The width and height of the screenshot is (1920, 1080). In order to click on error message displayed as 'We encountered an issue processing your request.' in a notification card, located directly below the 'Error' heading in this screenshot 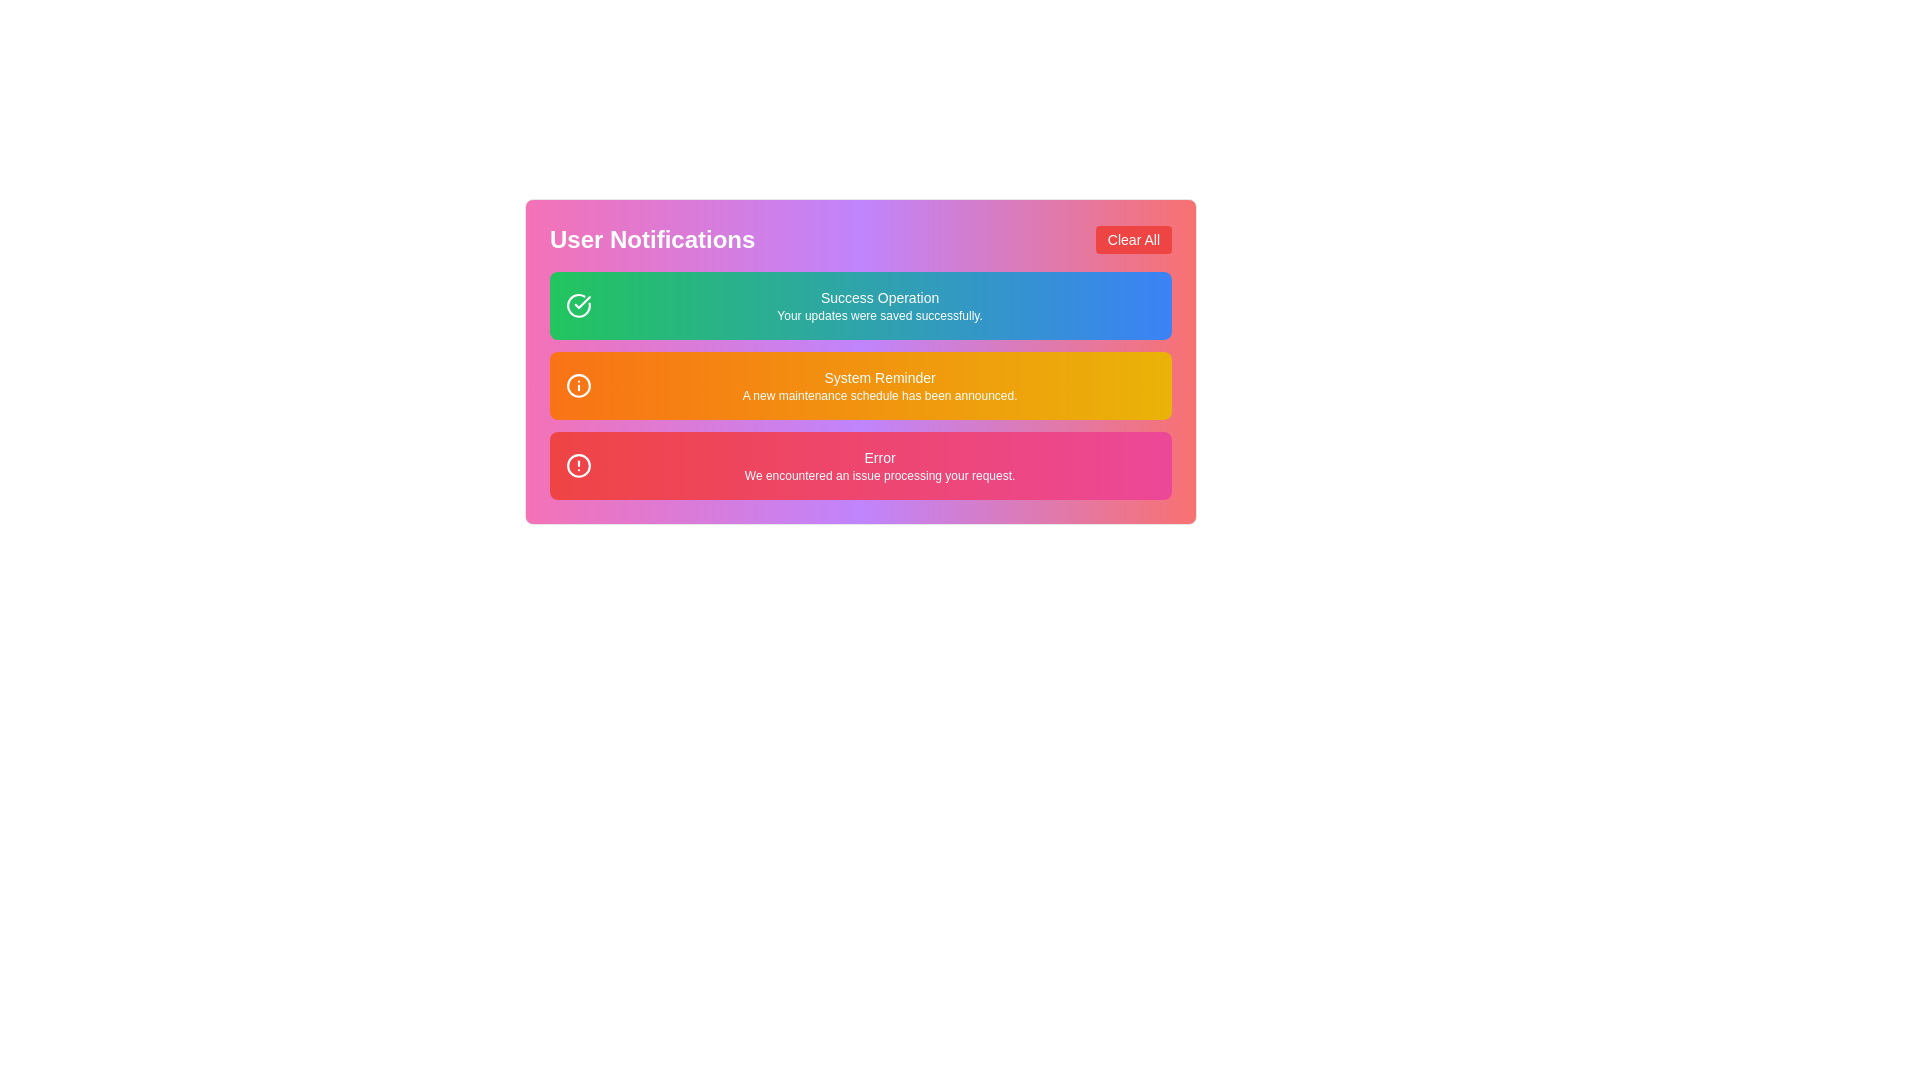, I will do `click(880, 475)`.